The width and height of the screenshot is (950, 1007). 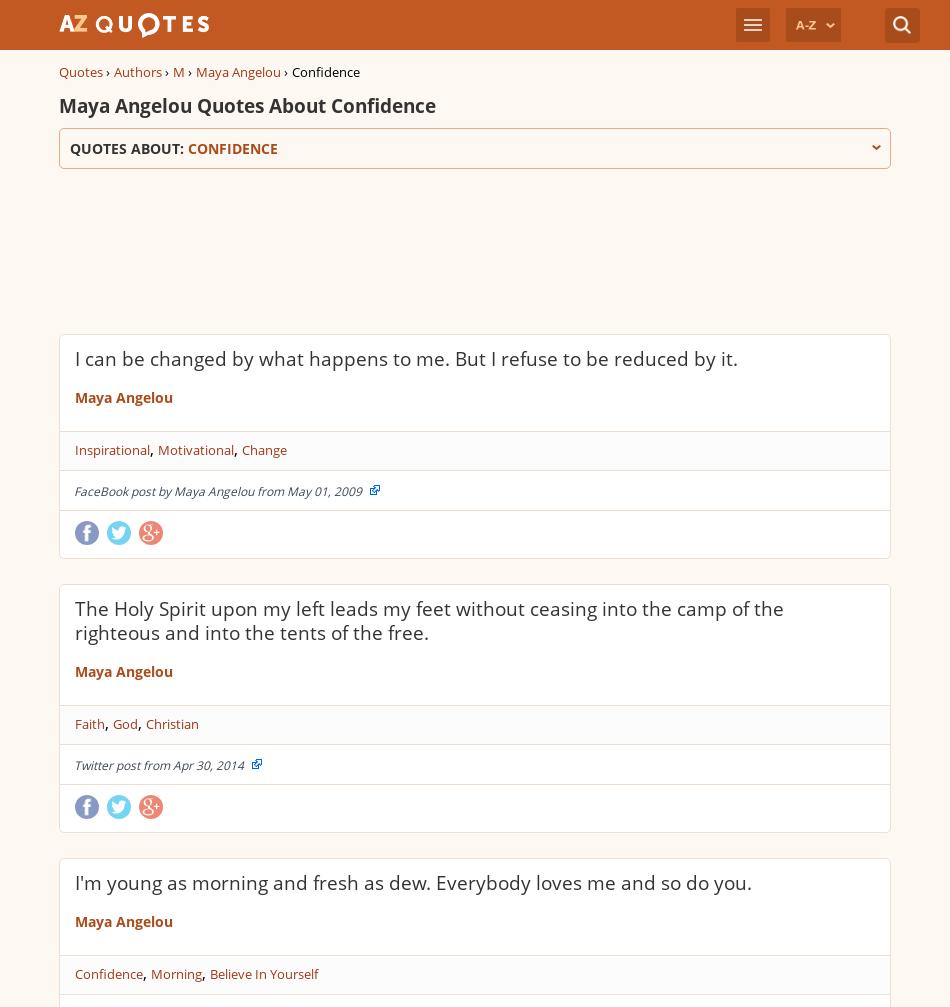 What do you see at coordinates (412, 881) in the screenshot?
I see `'I'm young as morning and fresh as dew. Everybody loves me and so do you.'` at bounding box center [412, 881].